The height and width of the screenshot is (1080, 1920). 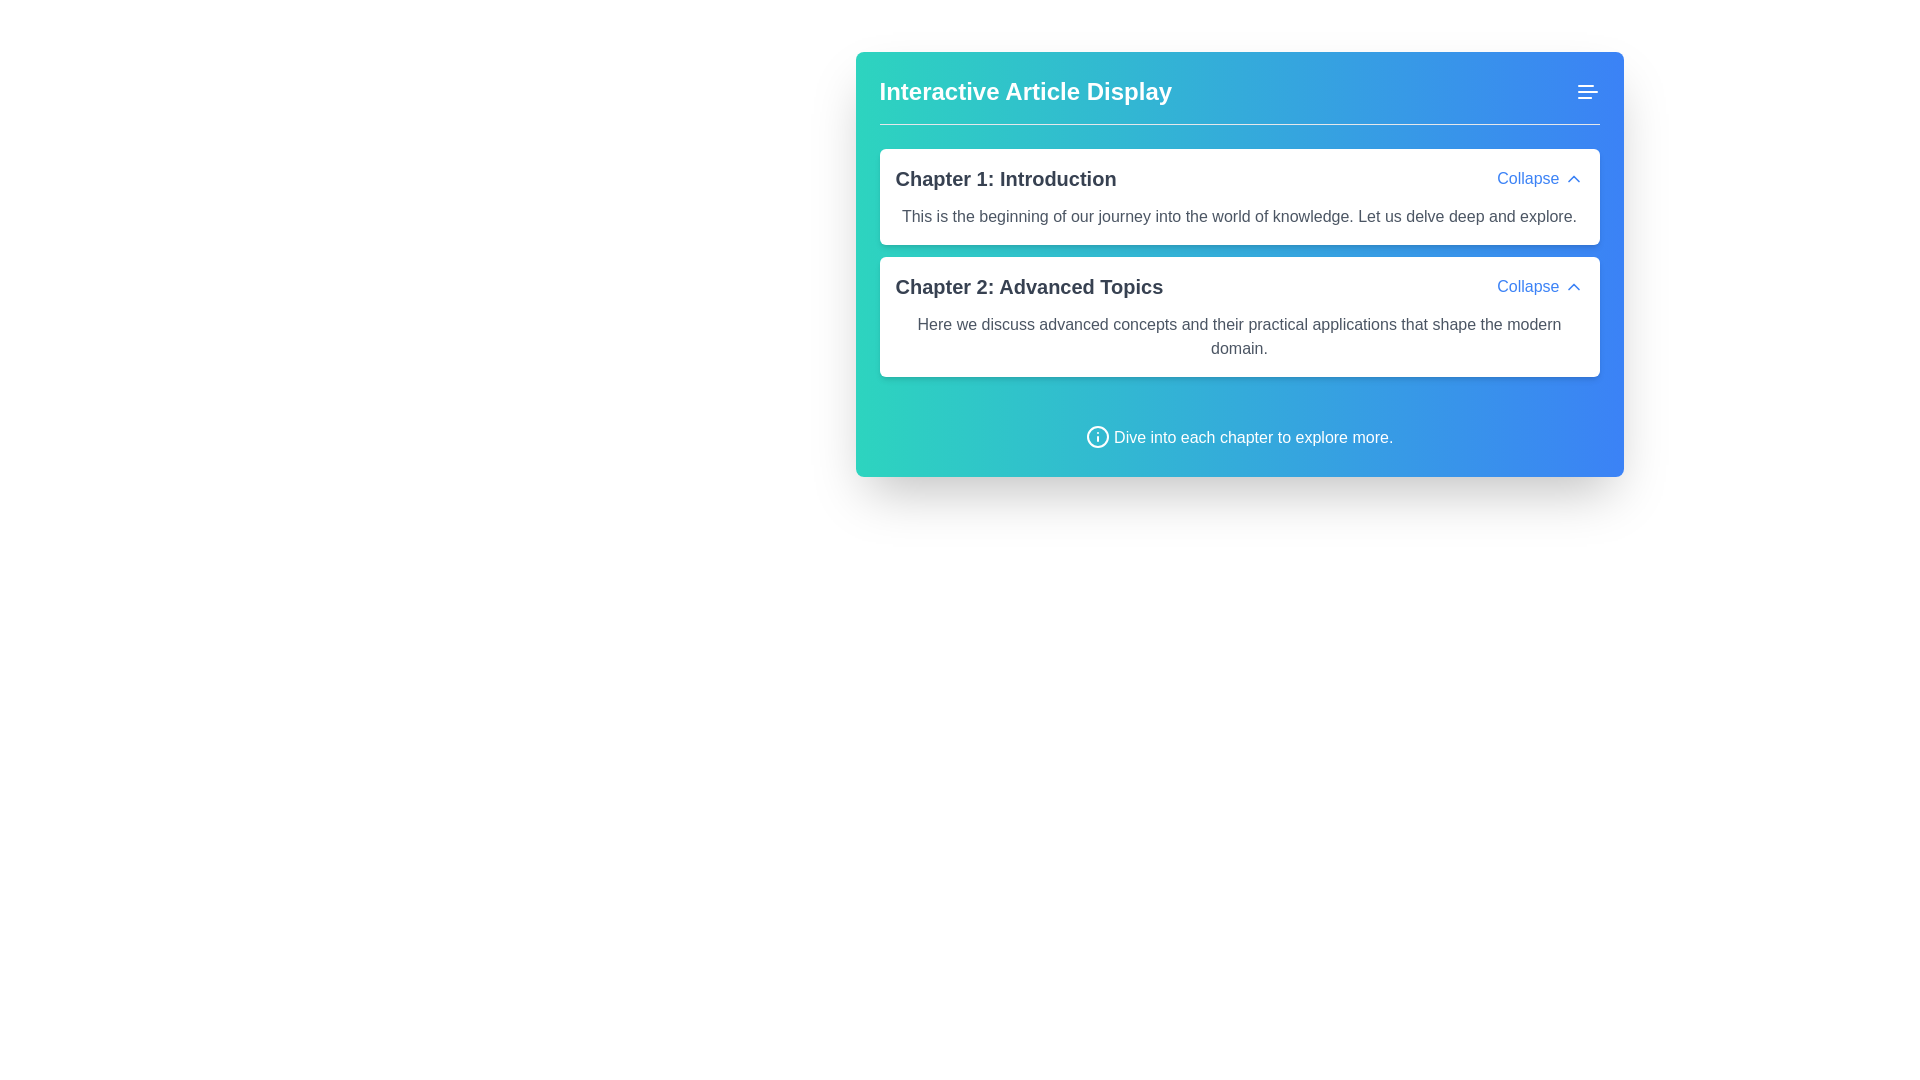 What do you see at coordinates (1096, 435) in the screenshot?
I see `the circular SVG graphic element that is part of an informational icon, located in the lower-right area of the blue-themed content card` at bounding box center [1096, 435].